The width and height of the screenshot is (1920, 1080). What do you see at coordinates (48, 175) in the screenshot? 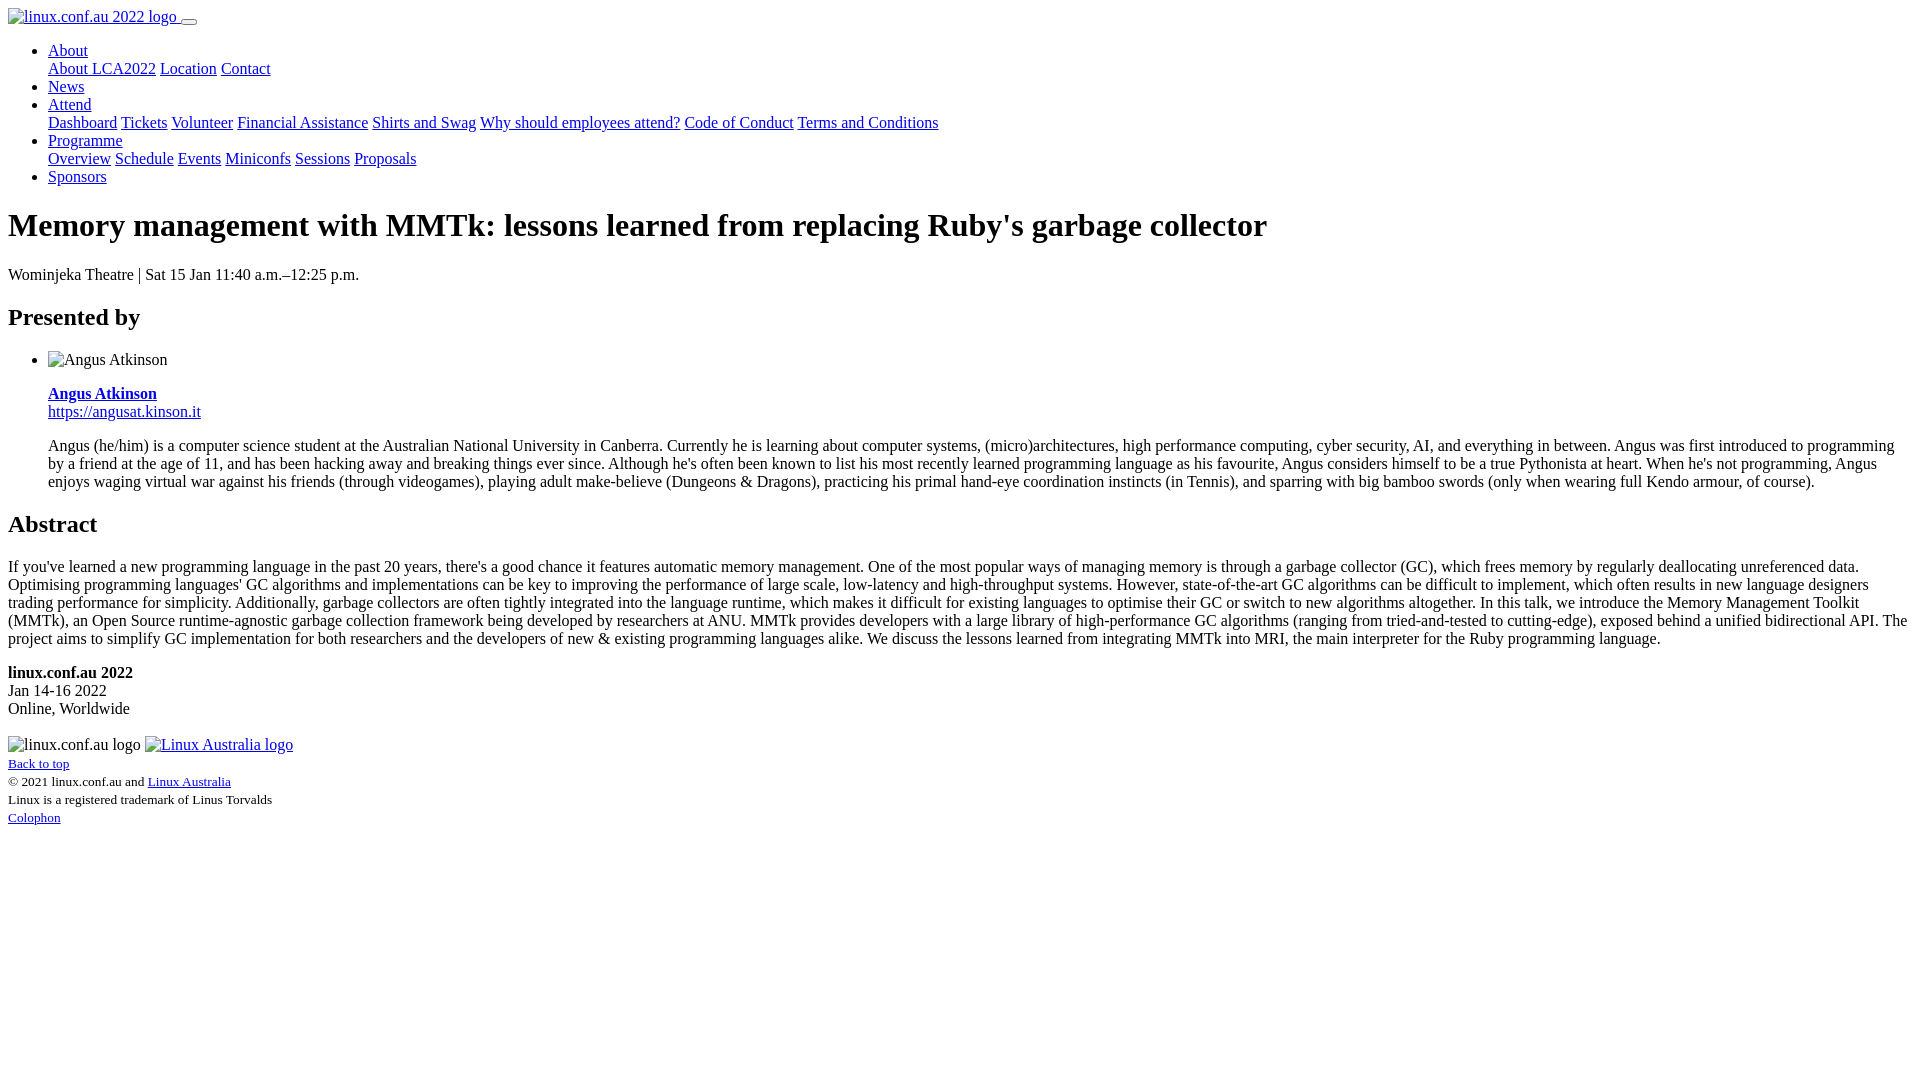
I see `'Sponsors'` at bounding box center [48, 175].